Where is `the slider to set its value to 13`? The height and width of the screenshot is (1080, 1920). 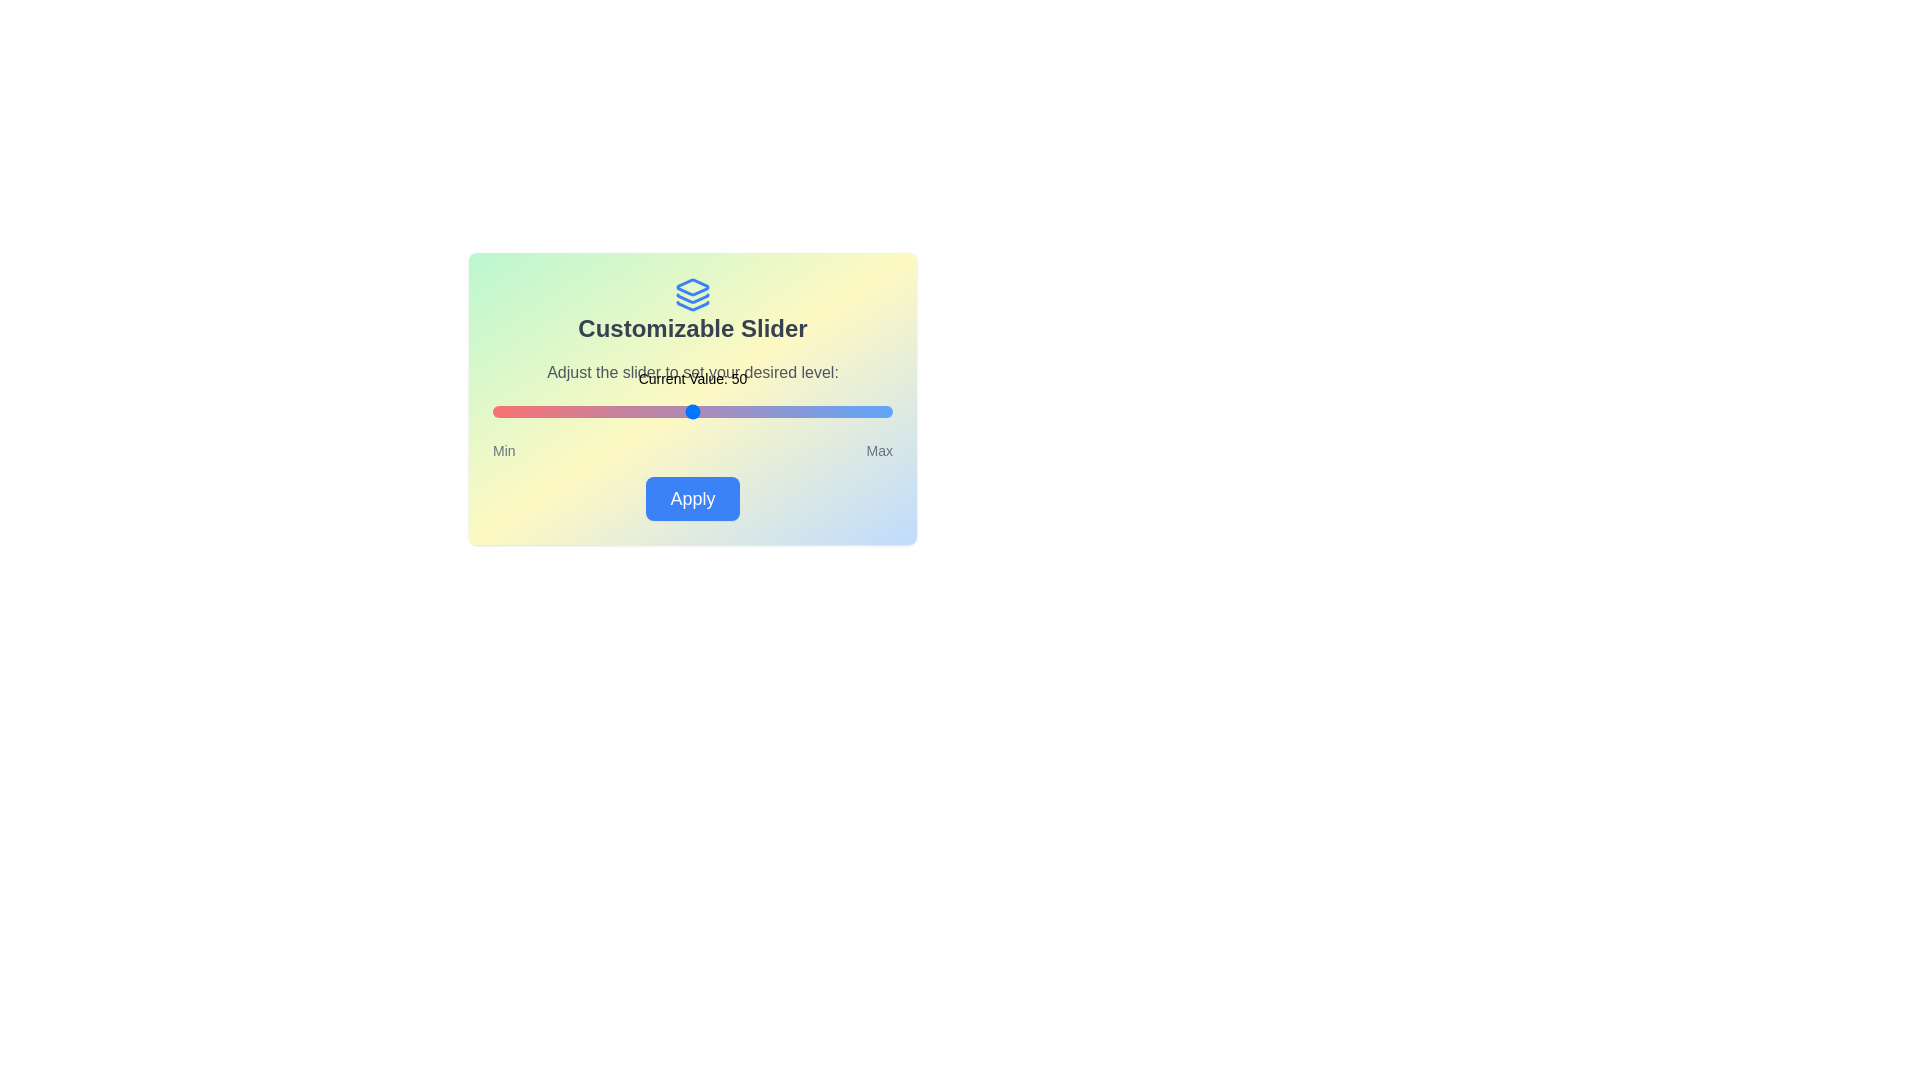
the slider to set its value to 13 is located at coordinates (545, 411).